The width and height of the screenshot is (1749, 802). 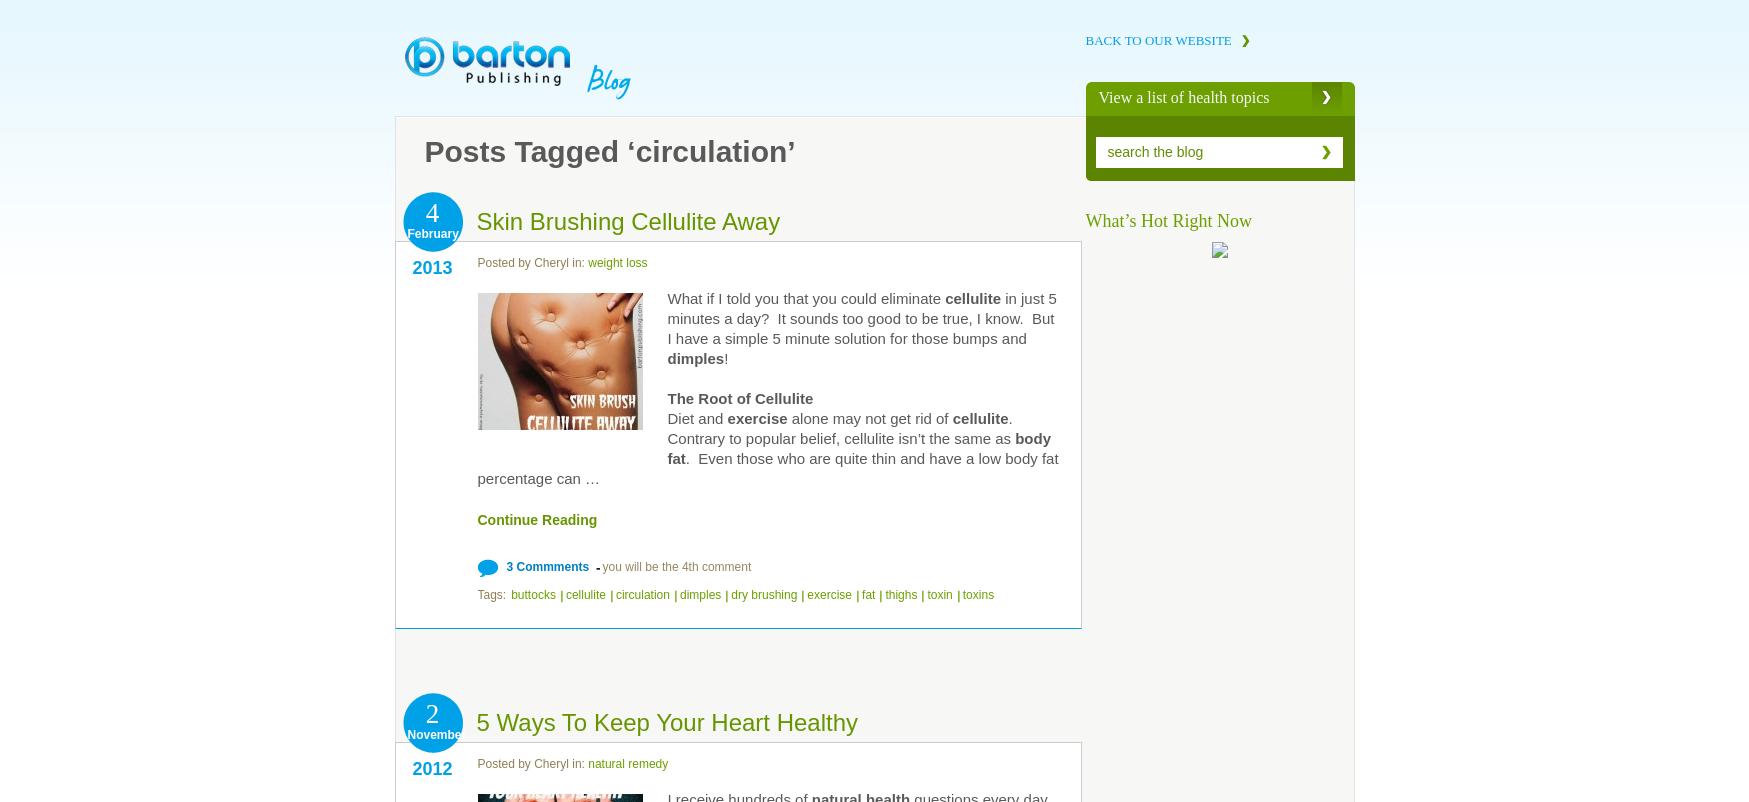 I want to click on 'November', so click(x=435, y=735).